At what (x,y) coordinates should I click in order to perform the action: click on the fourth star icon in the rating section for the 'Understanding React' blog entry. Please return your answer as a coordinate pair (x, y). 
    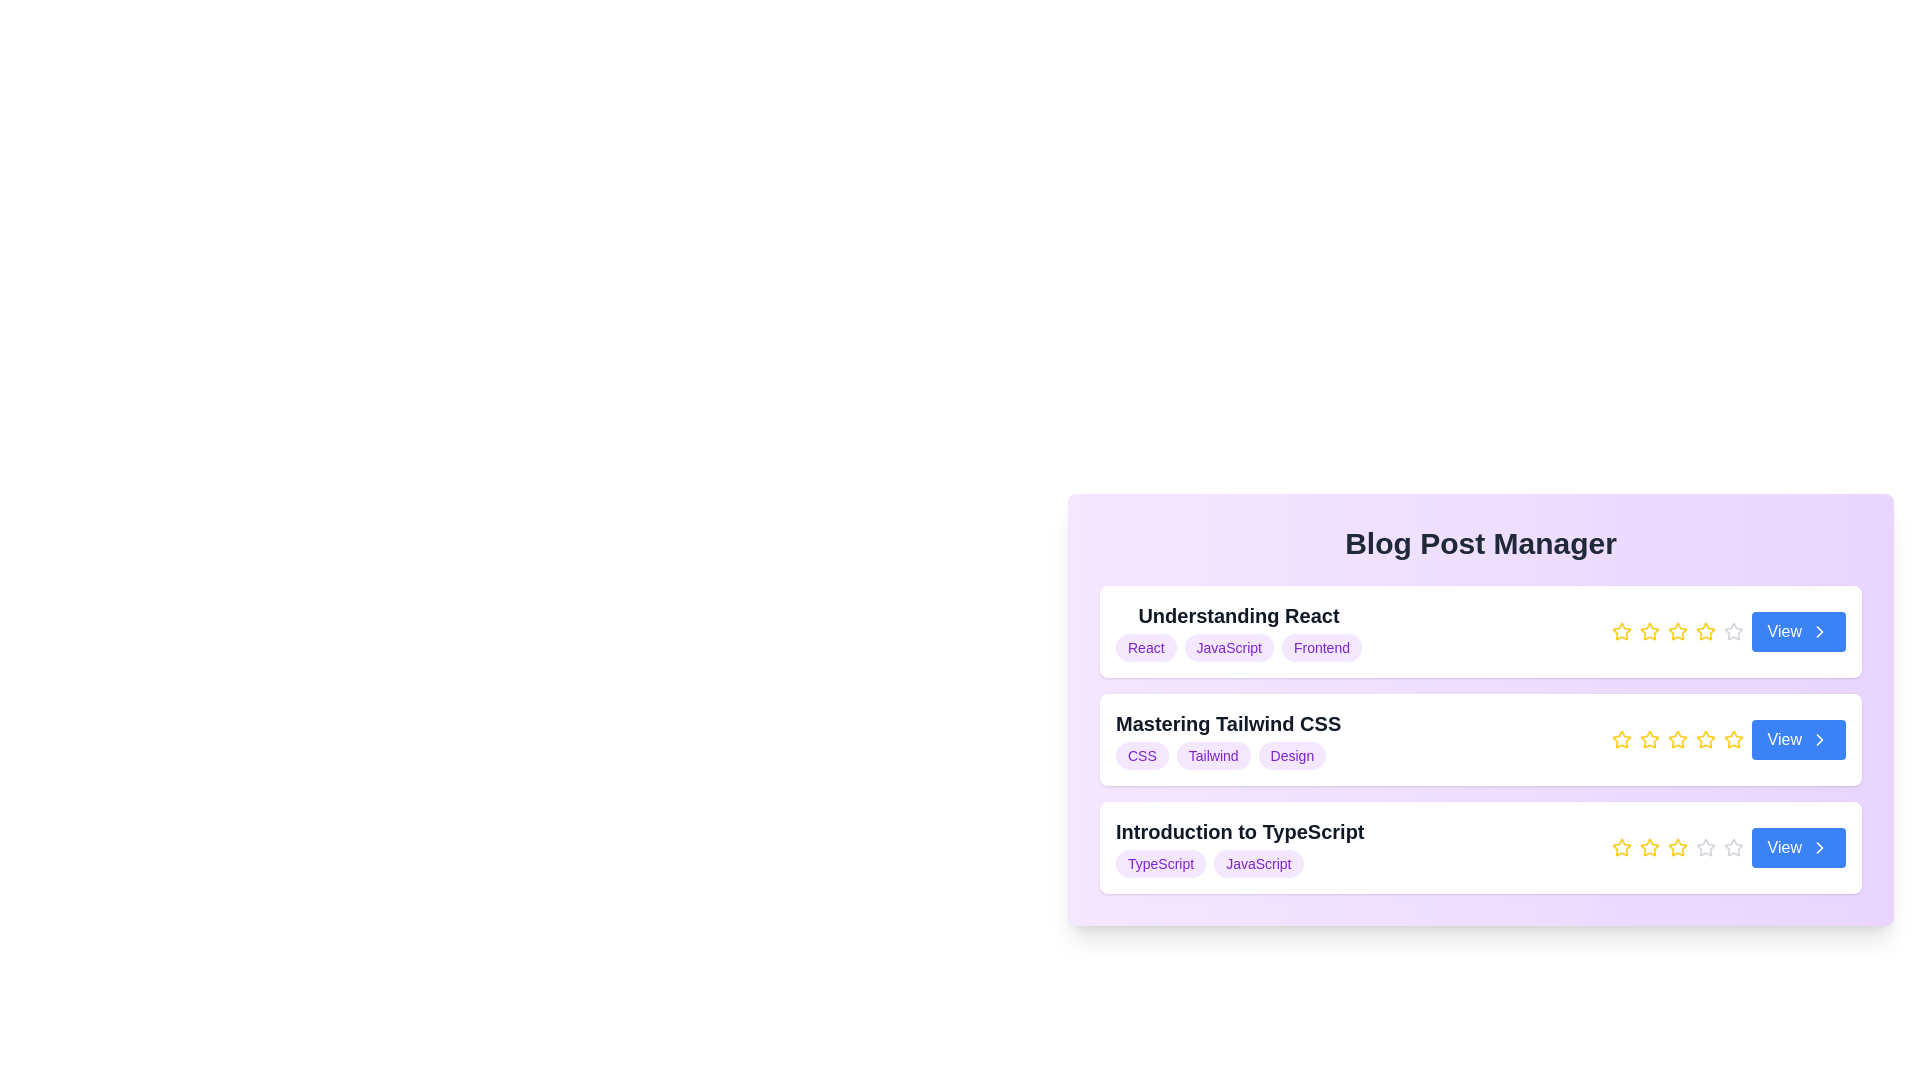
    Looking at the image, I should click on (1677, 632).